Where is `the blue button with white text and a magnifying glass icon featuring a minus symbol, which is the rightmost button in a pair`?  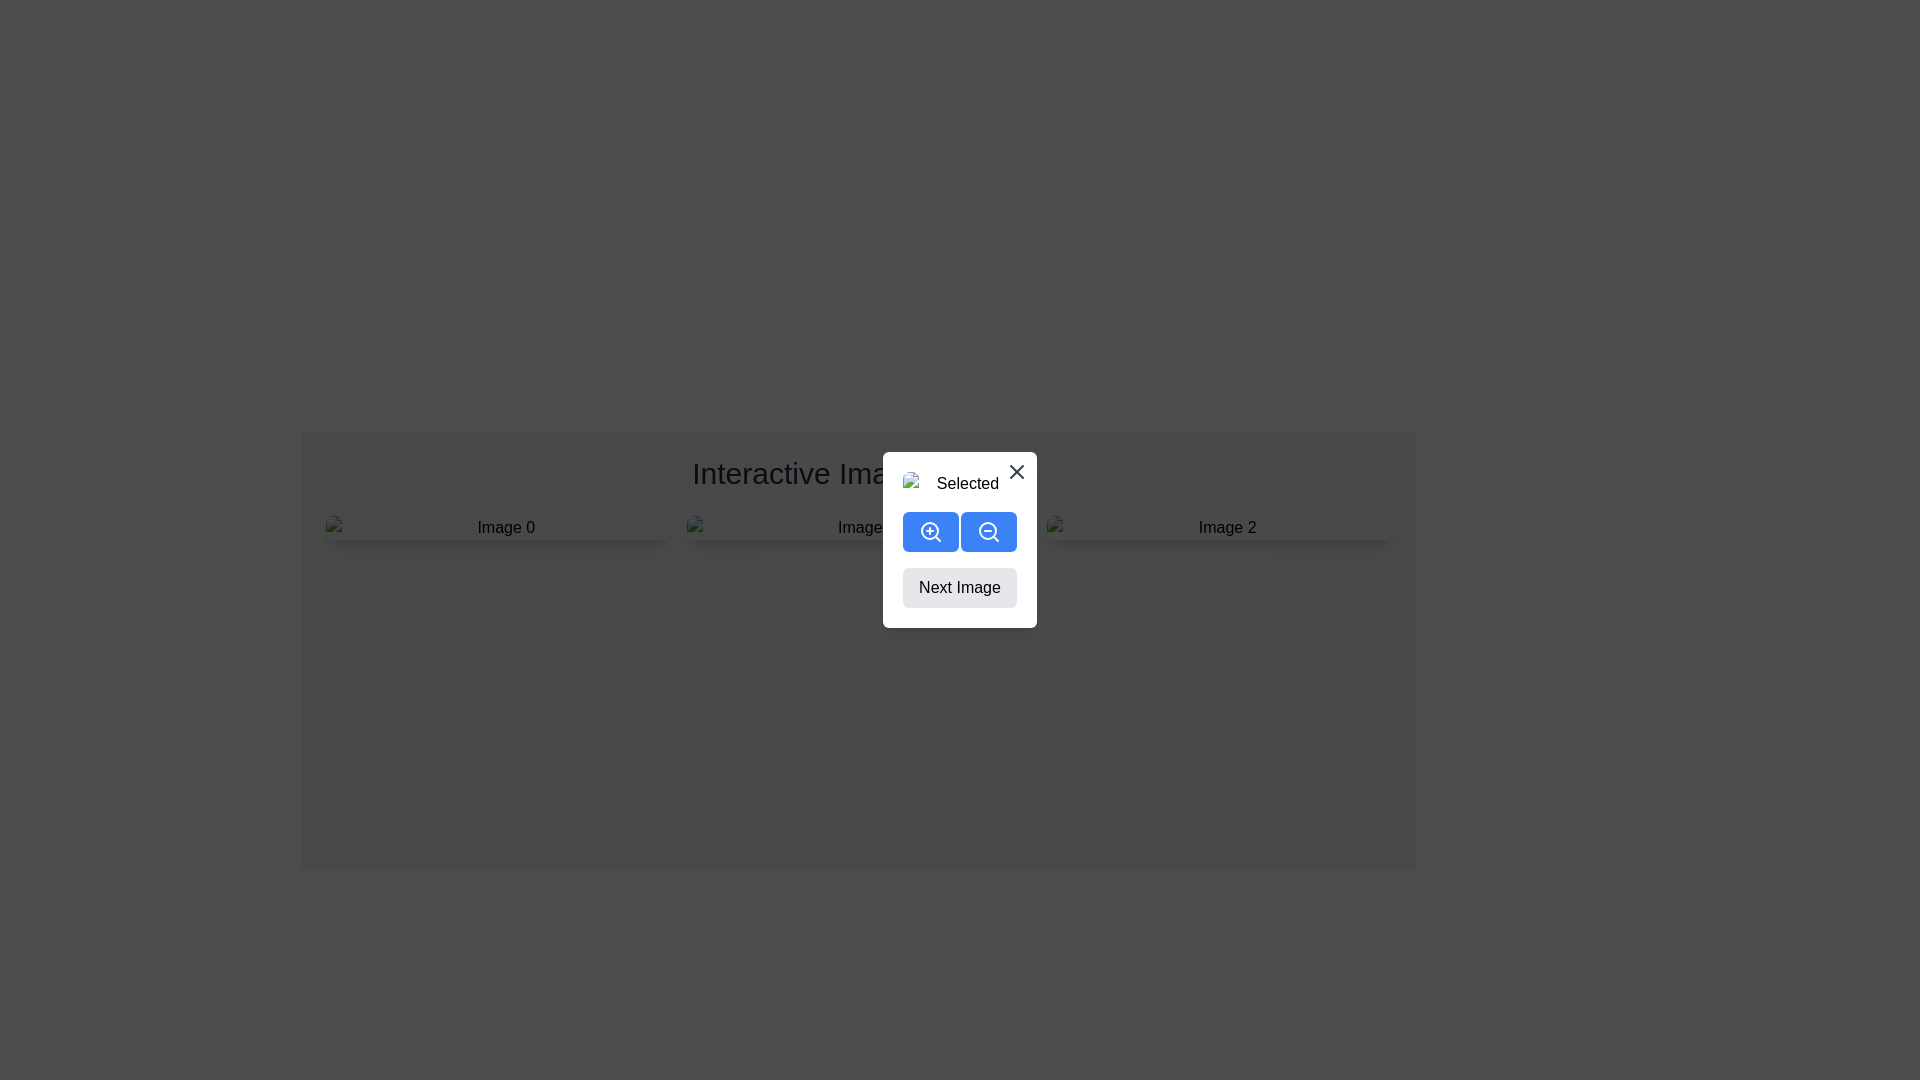 the blue button with white text and a magnifying glass icon featuring a minus symbol, which is the rightmost button in a pair is located at coordinates (988, 531).